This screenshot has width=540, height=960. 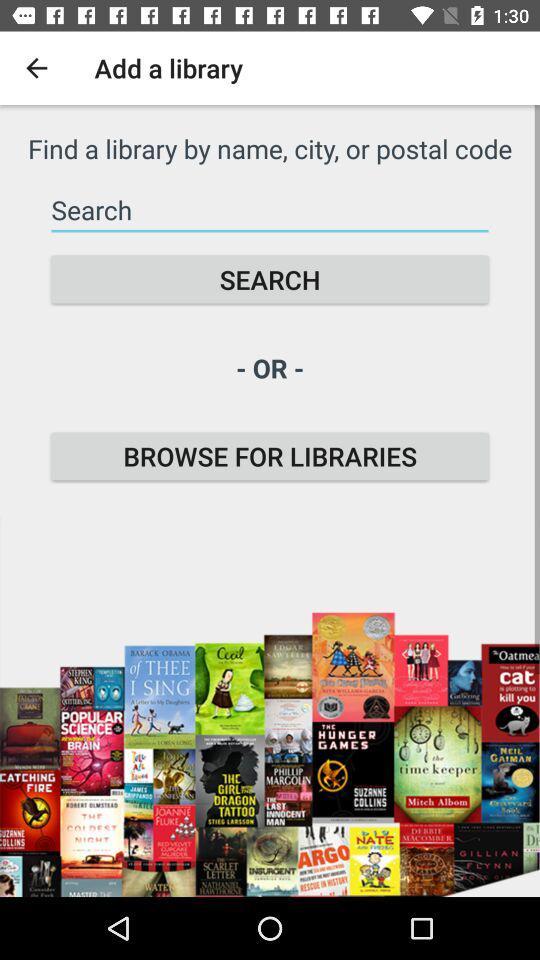 I want to click on type to search, so click(x=270, y=210).